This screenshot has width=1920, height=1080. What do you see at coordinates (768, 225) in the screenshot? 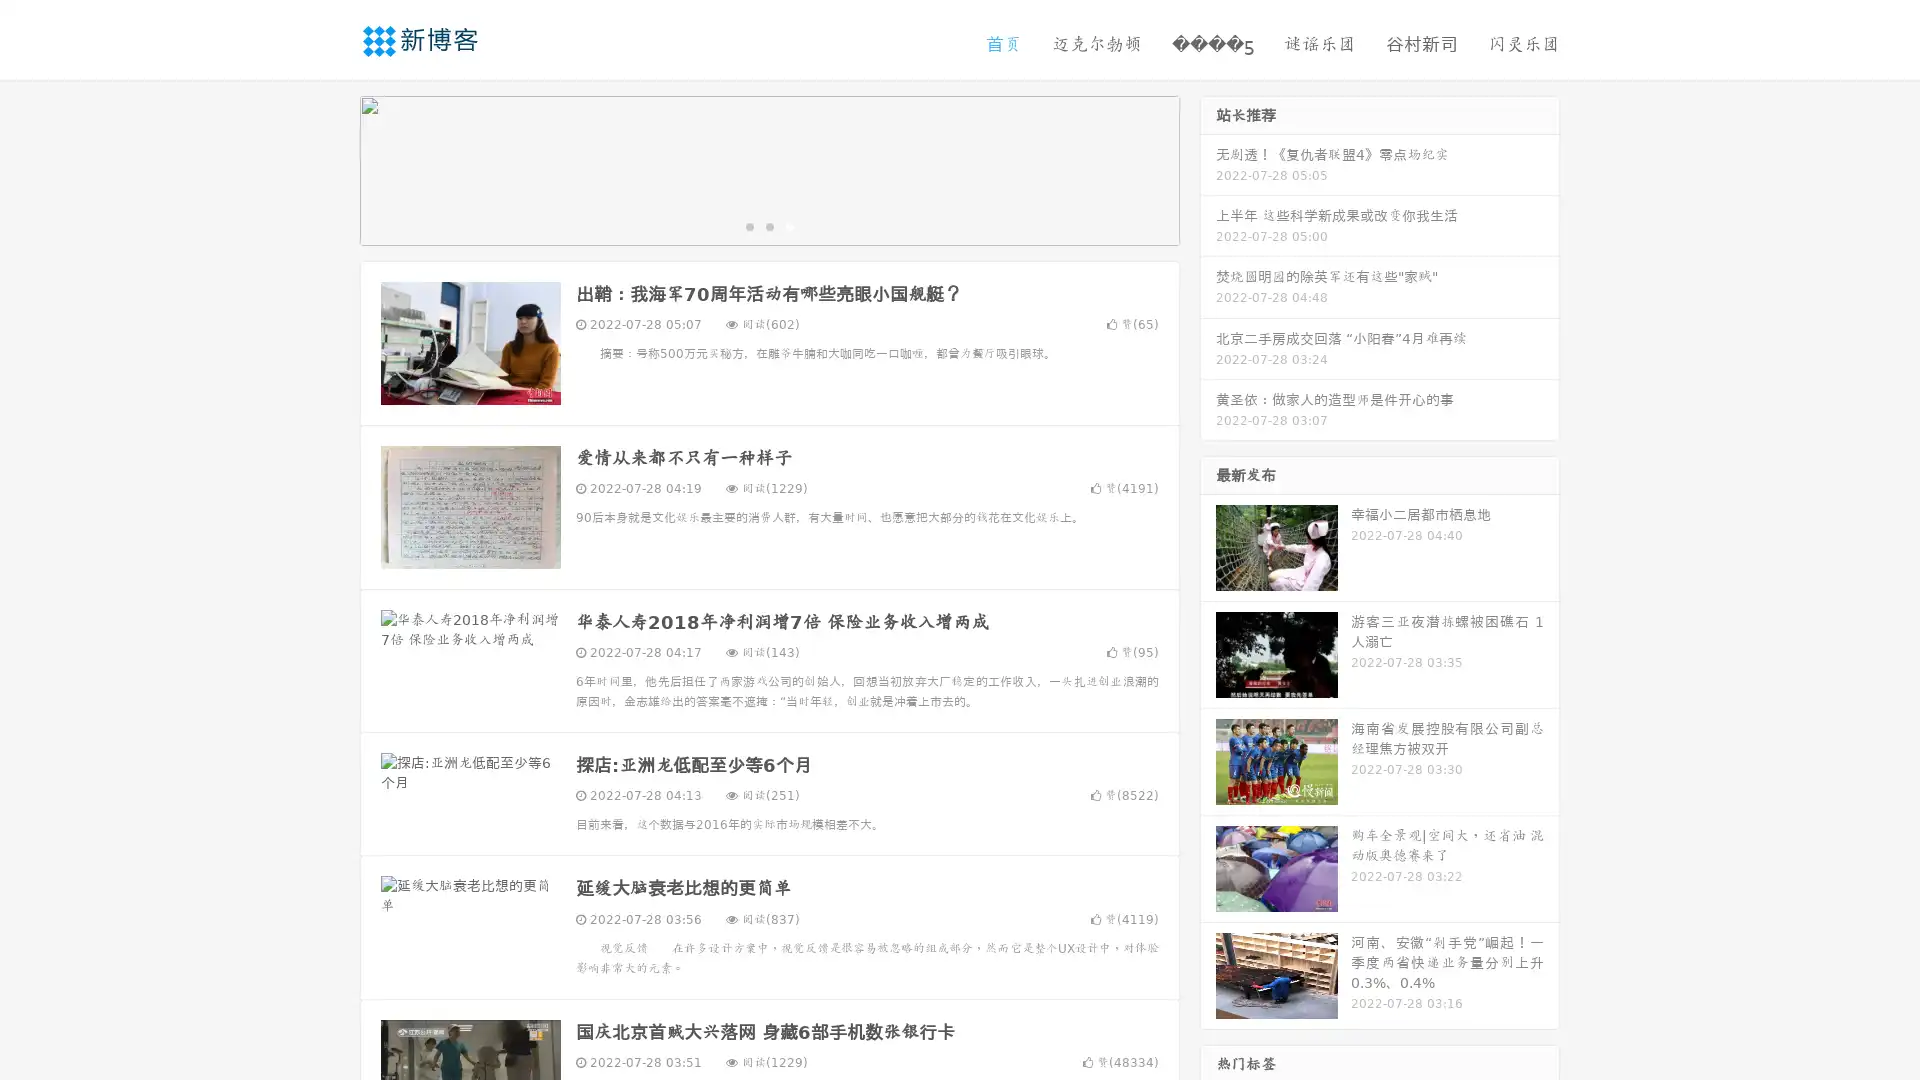
I see `Go to slide 2` at bounding box center [768, 225].